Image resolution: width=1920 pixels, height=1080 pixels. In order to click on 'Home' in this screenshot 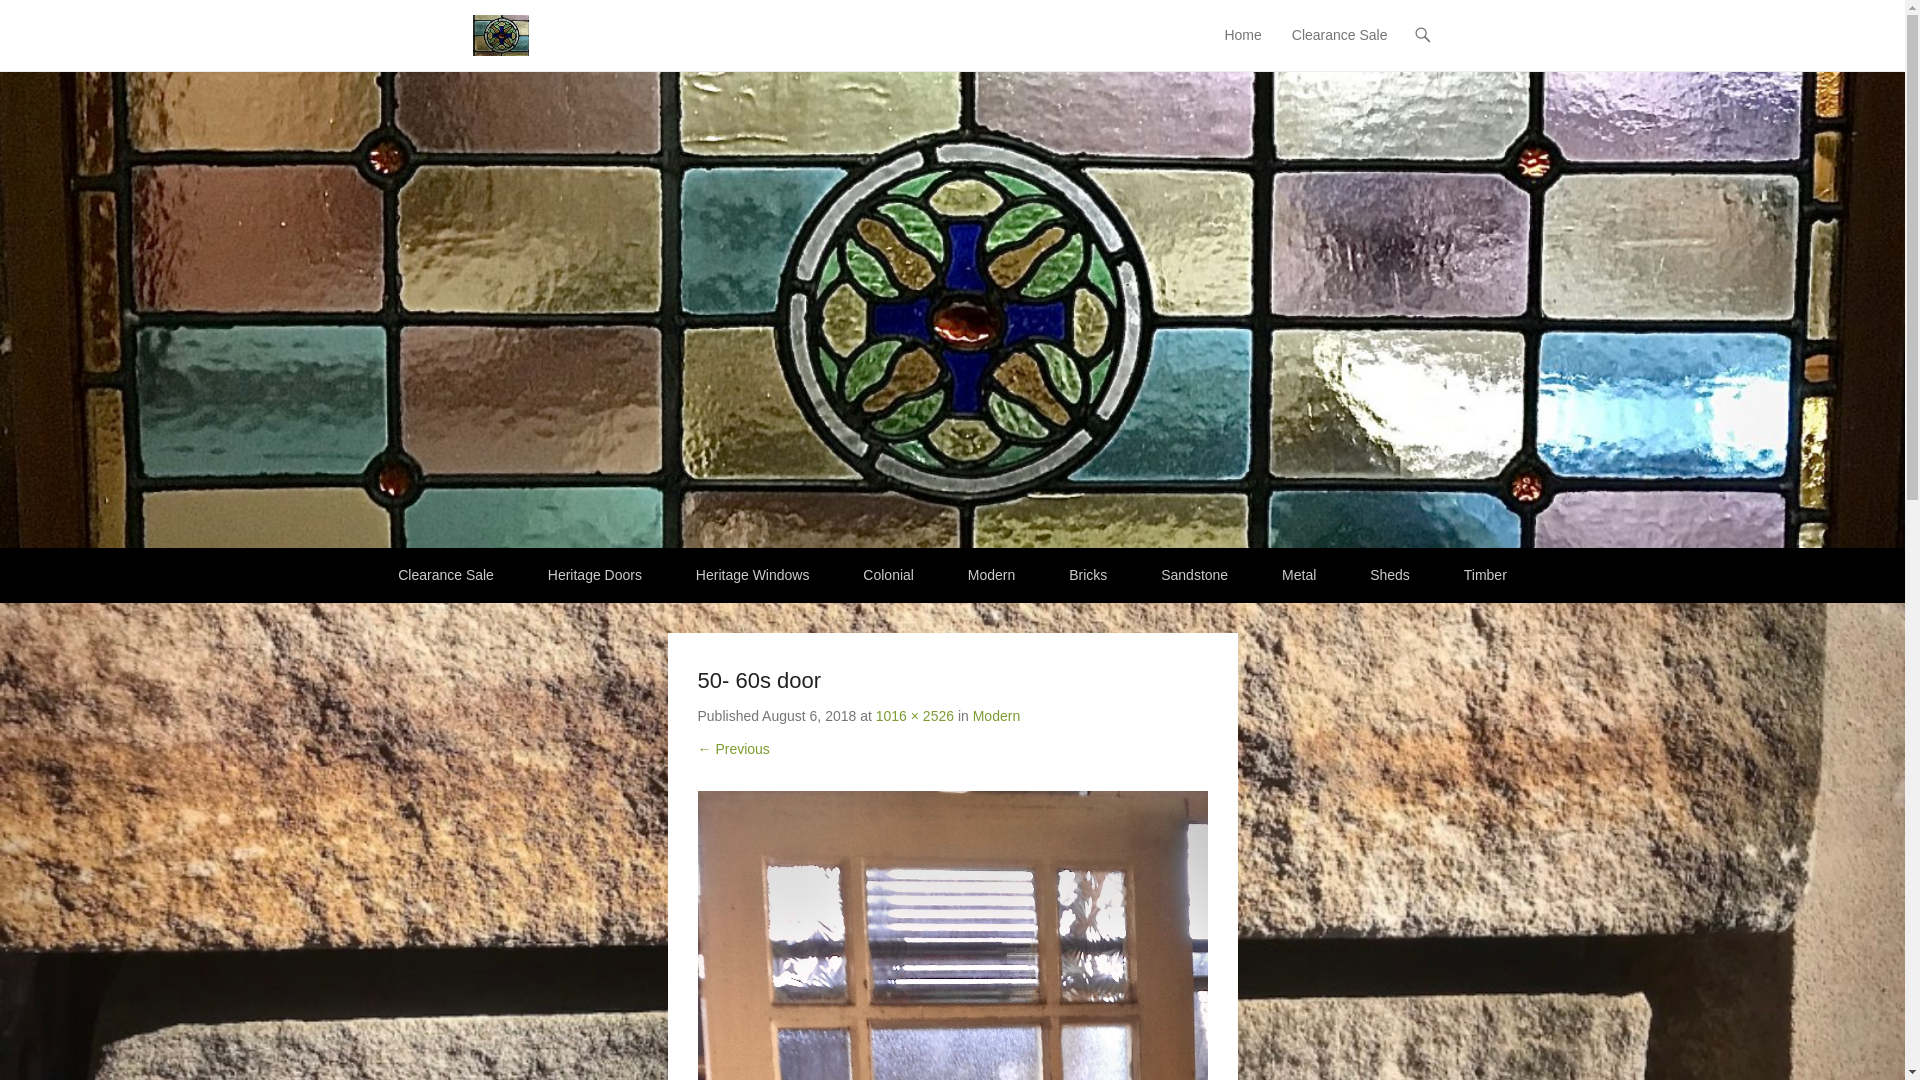, I will do `click(1241, 46)`.